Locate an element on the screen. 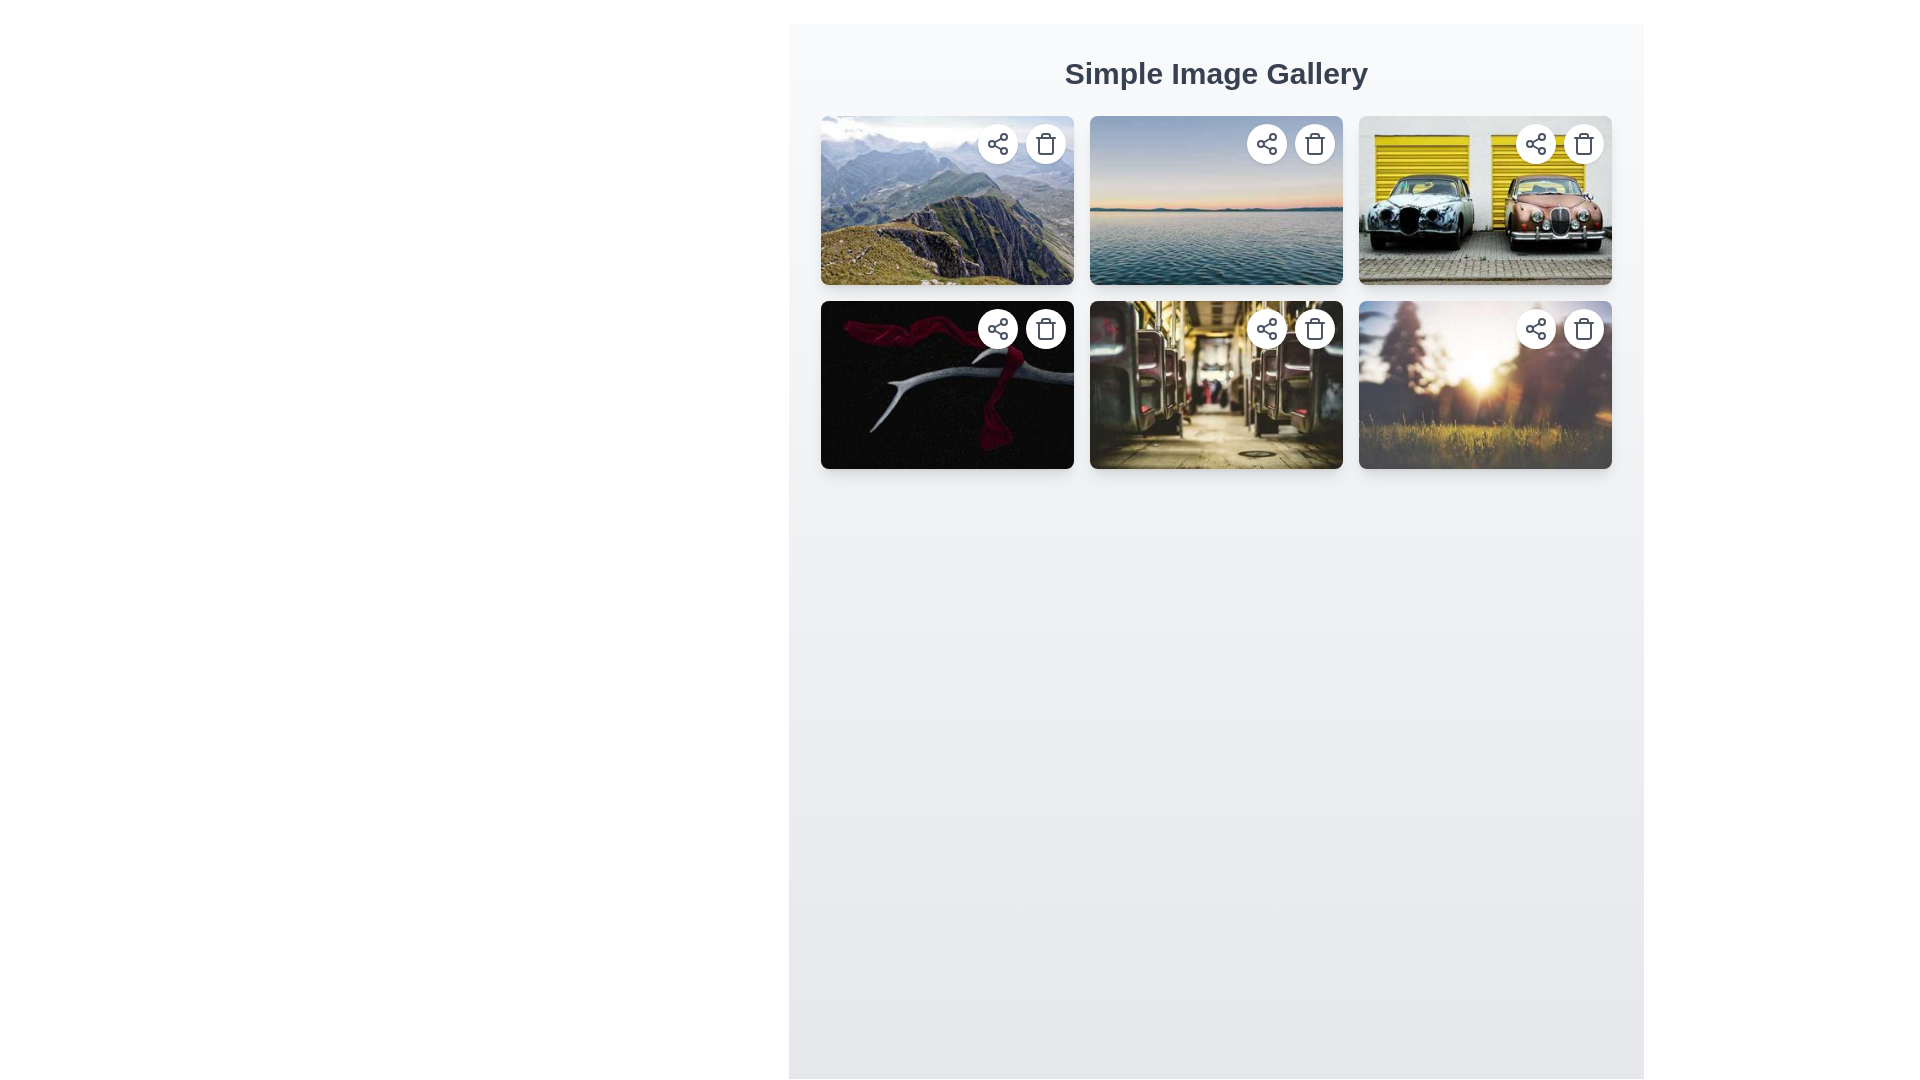  the first image in the second row of the gallery section is located at coordinates (946, 385).